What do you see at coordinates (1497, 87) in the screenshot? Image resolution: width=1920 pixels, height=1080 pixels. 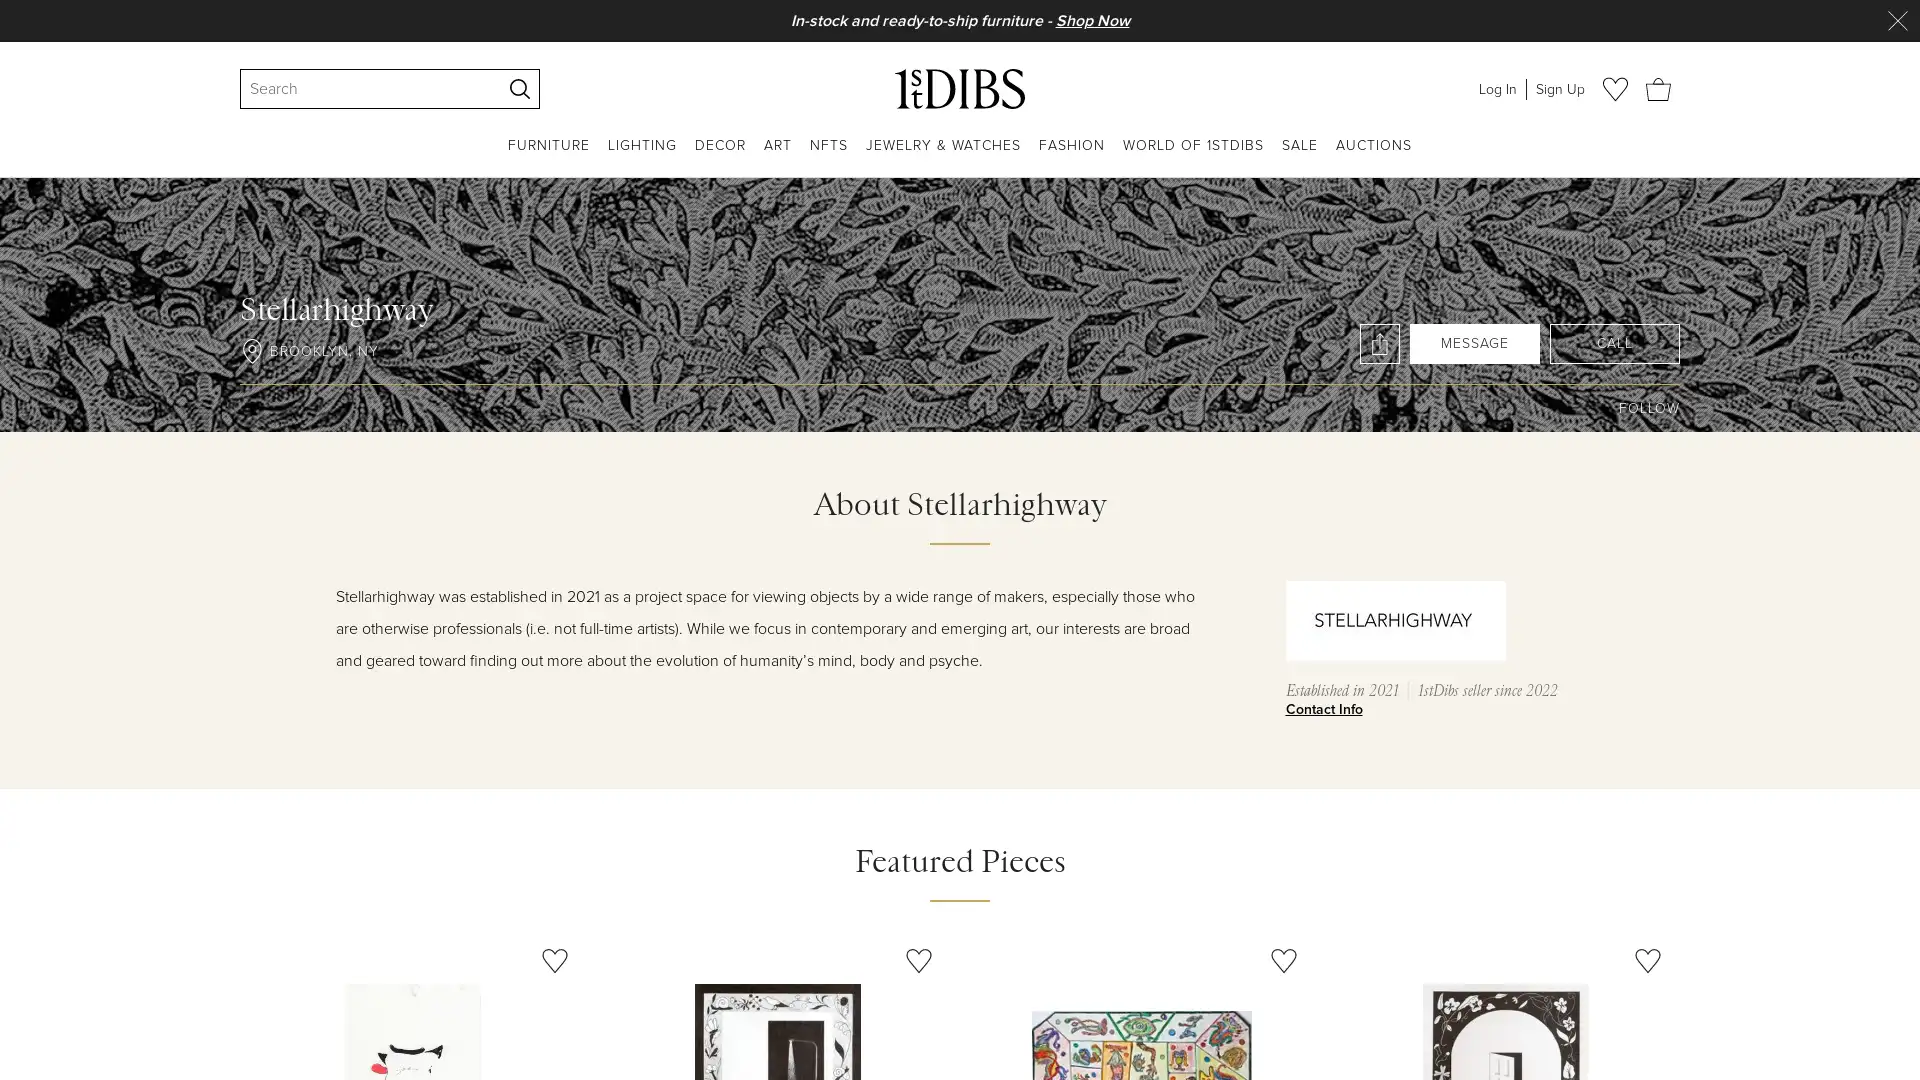 I see `Log In` at bounding box center [1497, 87].